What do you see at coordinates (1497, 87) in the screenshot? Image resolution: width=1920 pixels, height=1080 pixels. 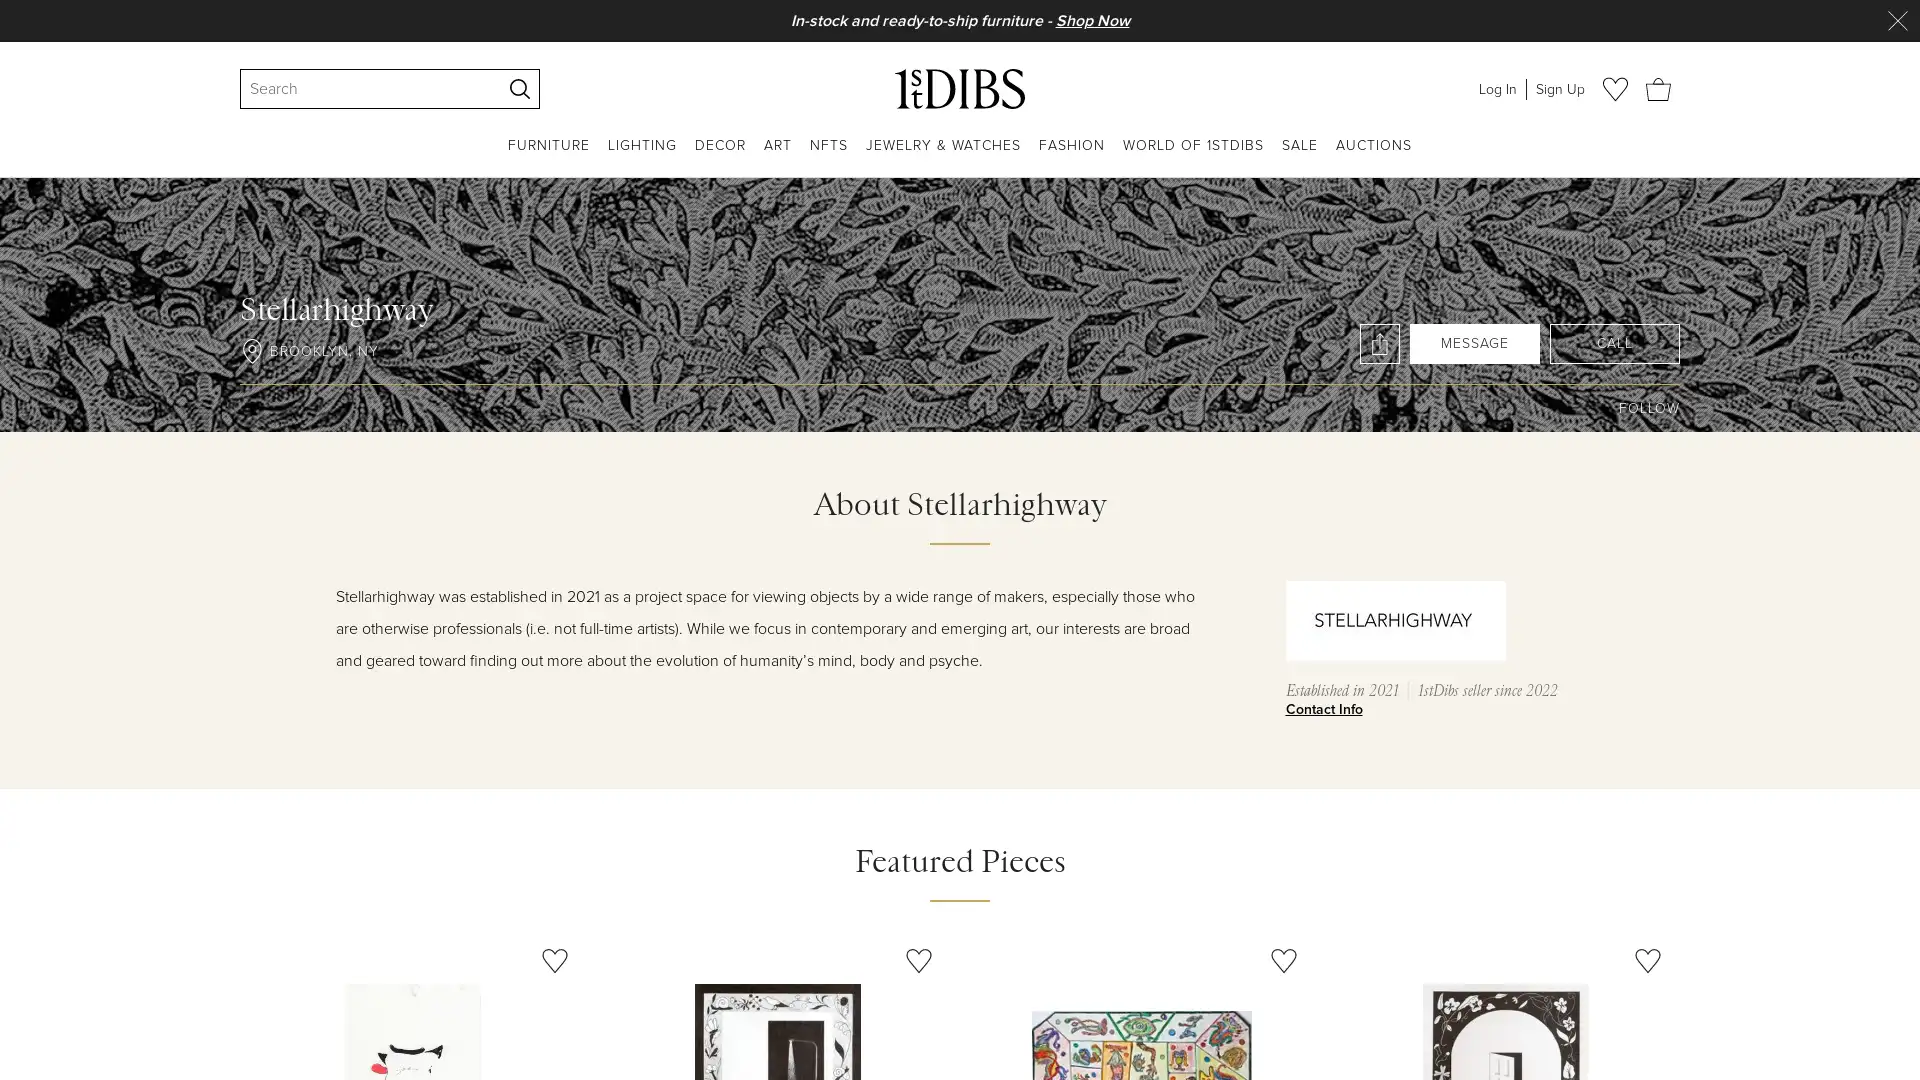 I see `Log In` at bounding box center [1497, 87].